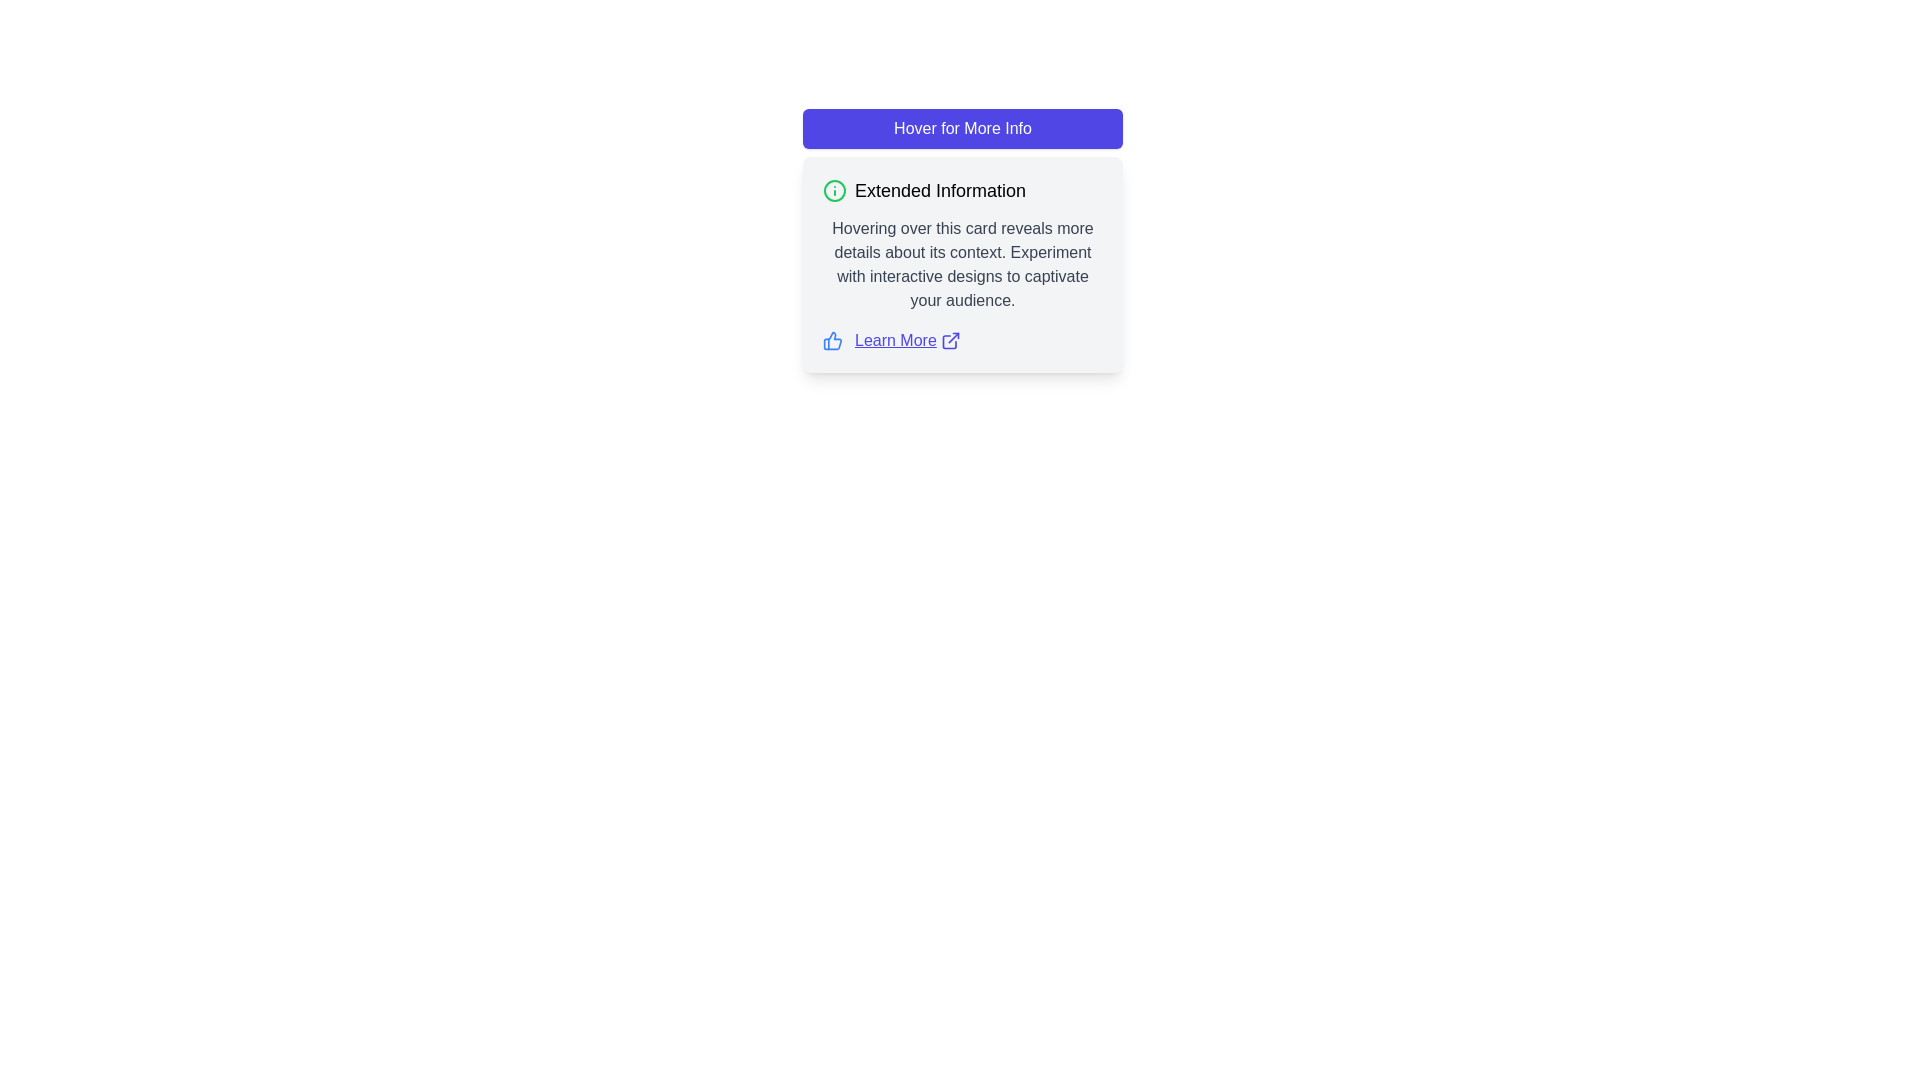  Describe the element at coordinates (963, 128) in the screenshot. I see `the 'Hover for More Info' button, which is a horizontally rectangular button with a purple background and white text, centered within its design` at that location.